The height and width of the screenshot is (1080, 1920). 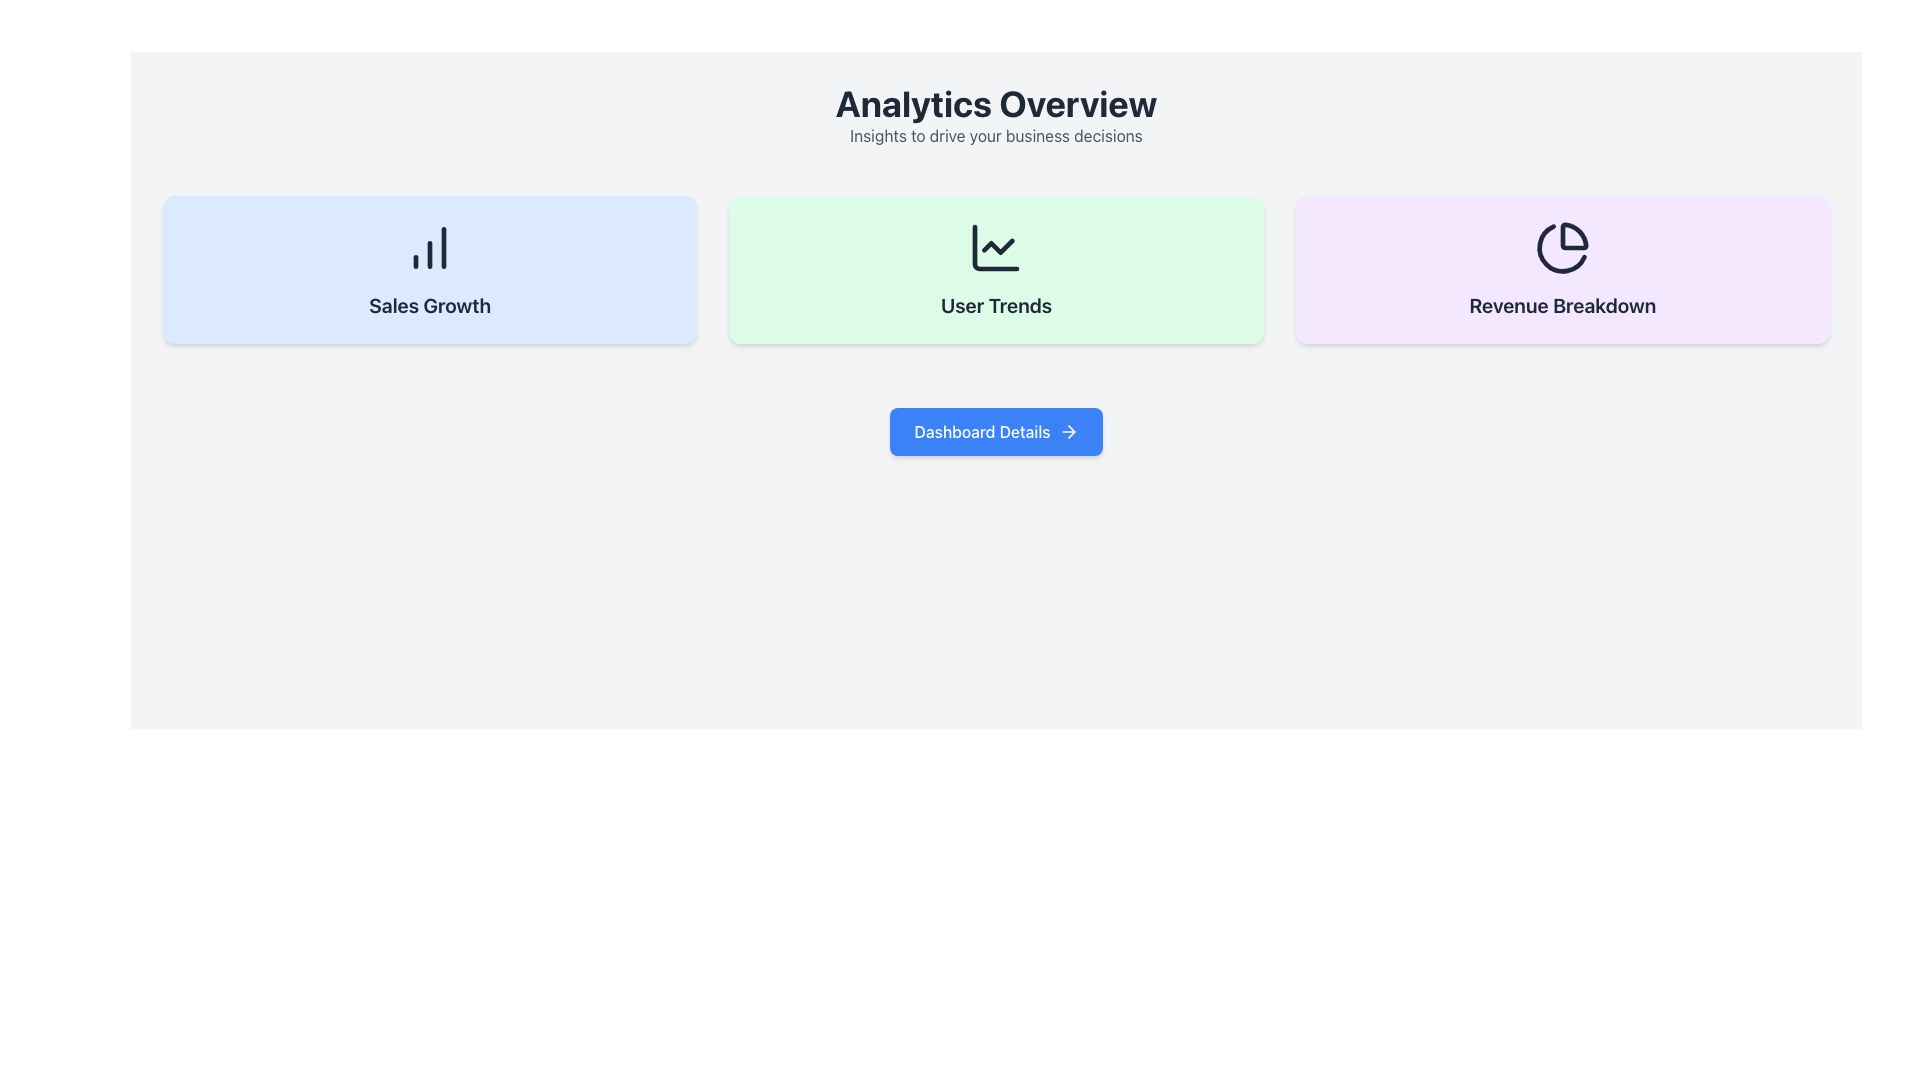 I want to click on the analytics icon located in the green card labeled 'User Trends', so click(x=996, y=246).